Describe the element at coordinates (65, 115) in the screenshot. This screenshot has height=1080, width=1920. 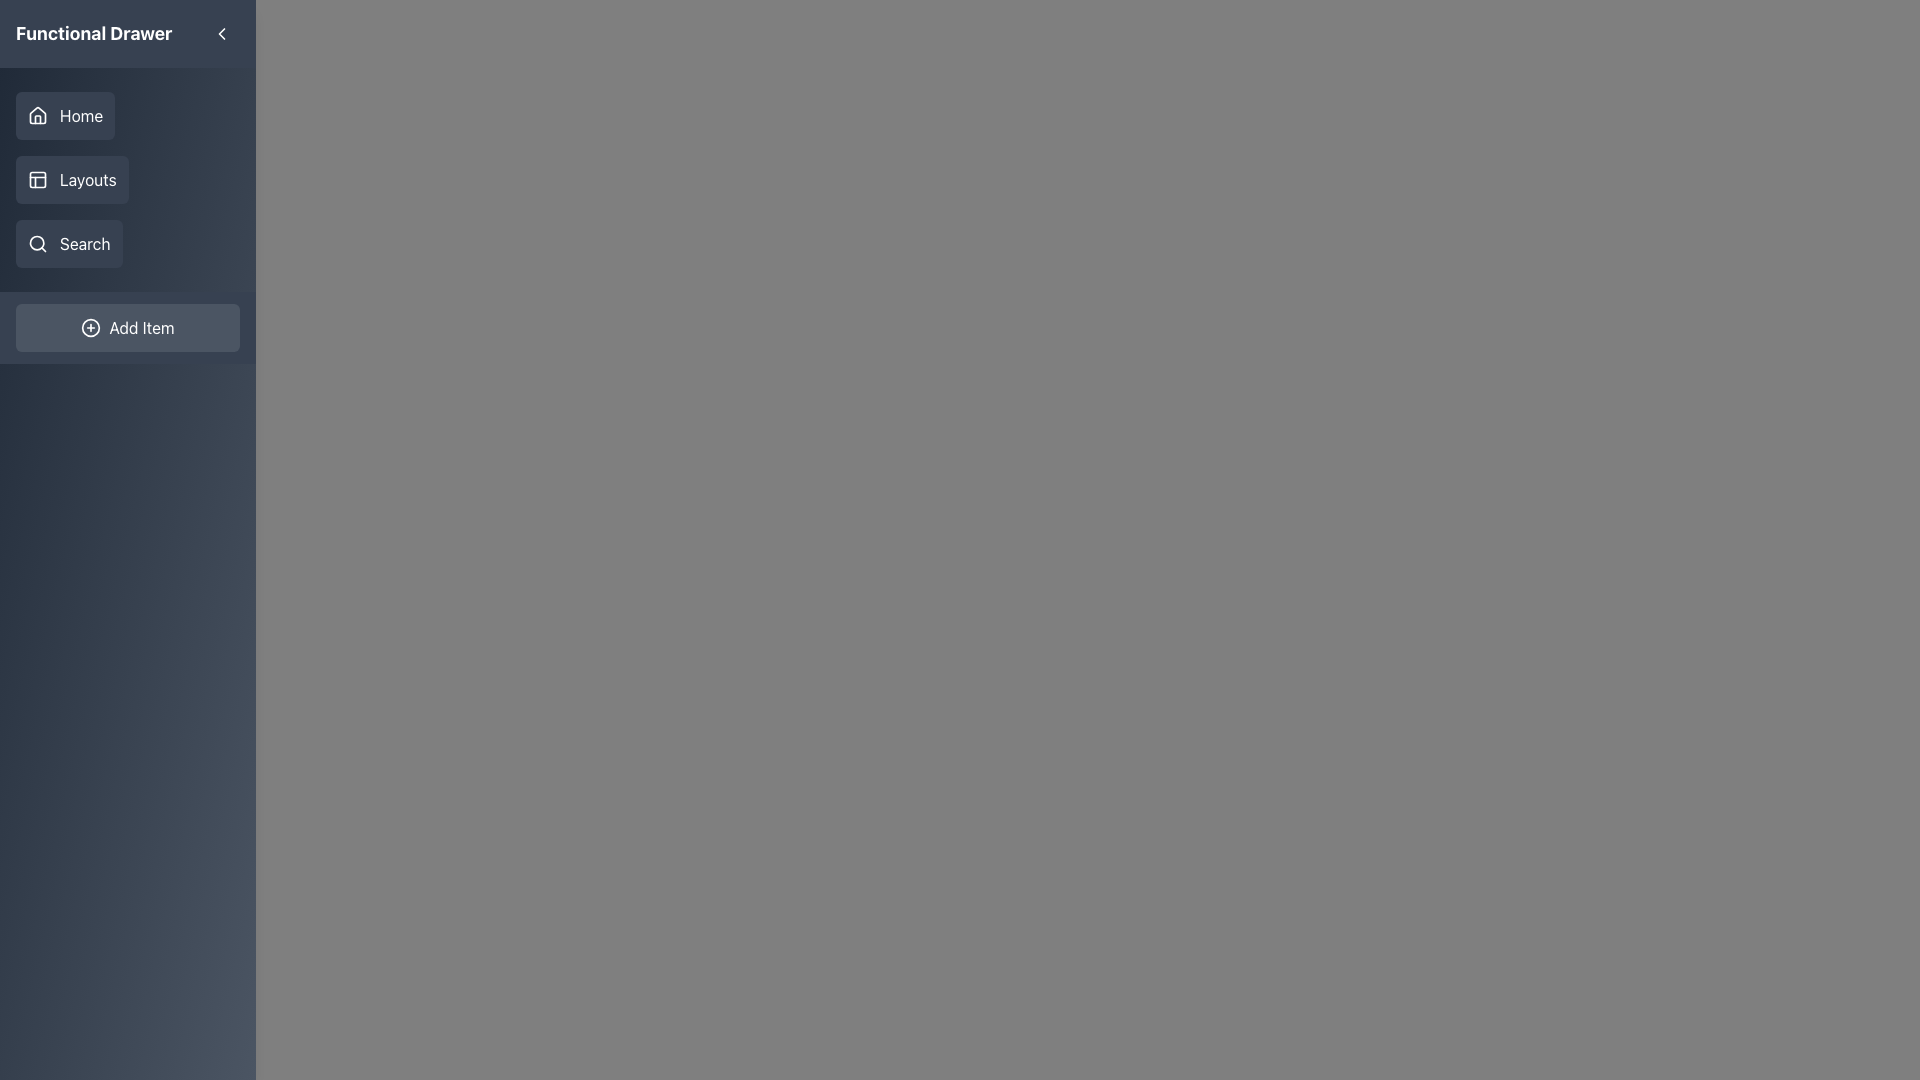
I see `the 'Home' button located in the left sidebar, which is the first item in a vertical list of navigation options, to observe the background color change` at that location.